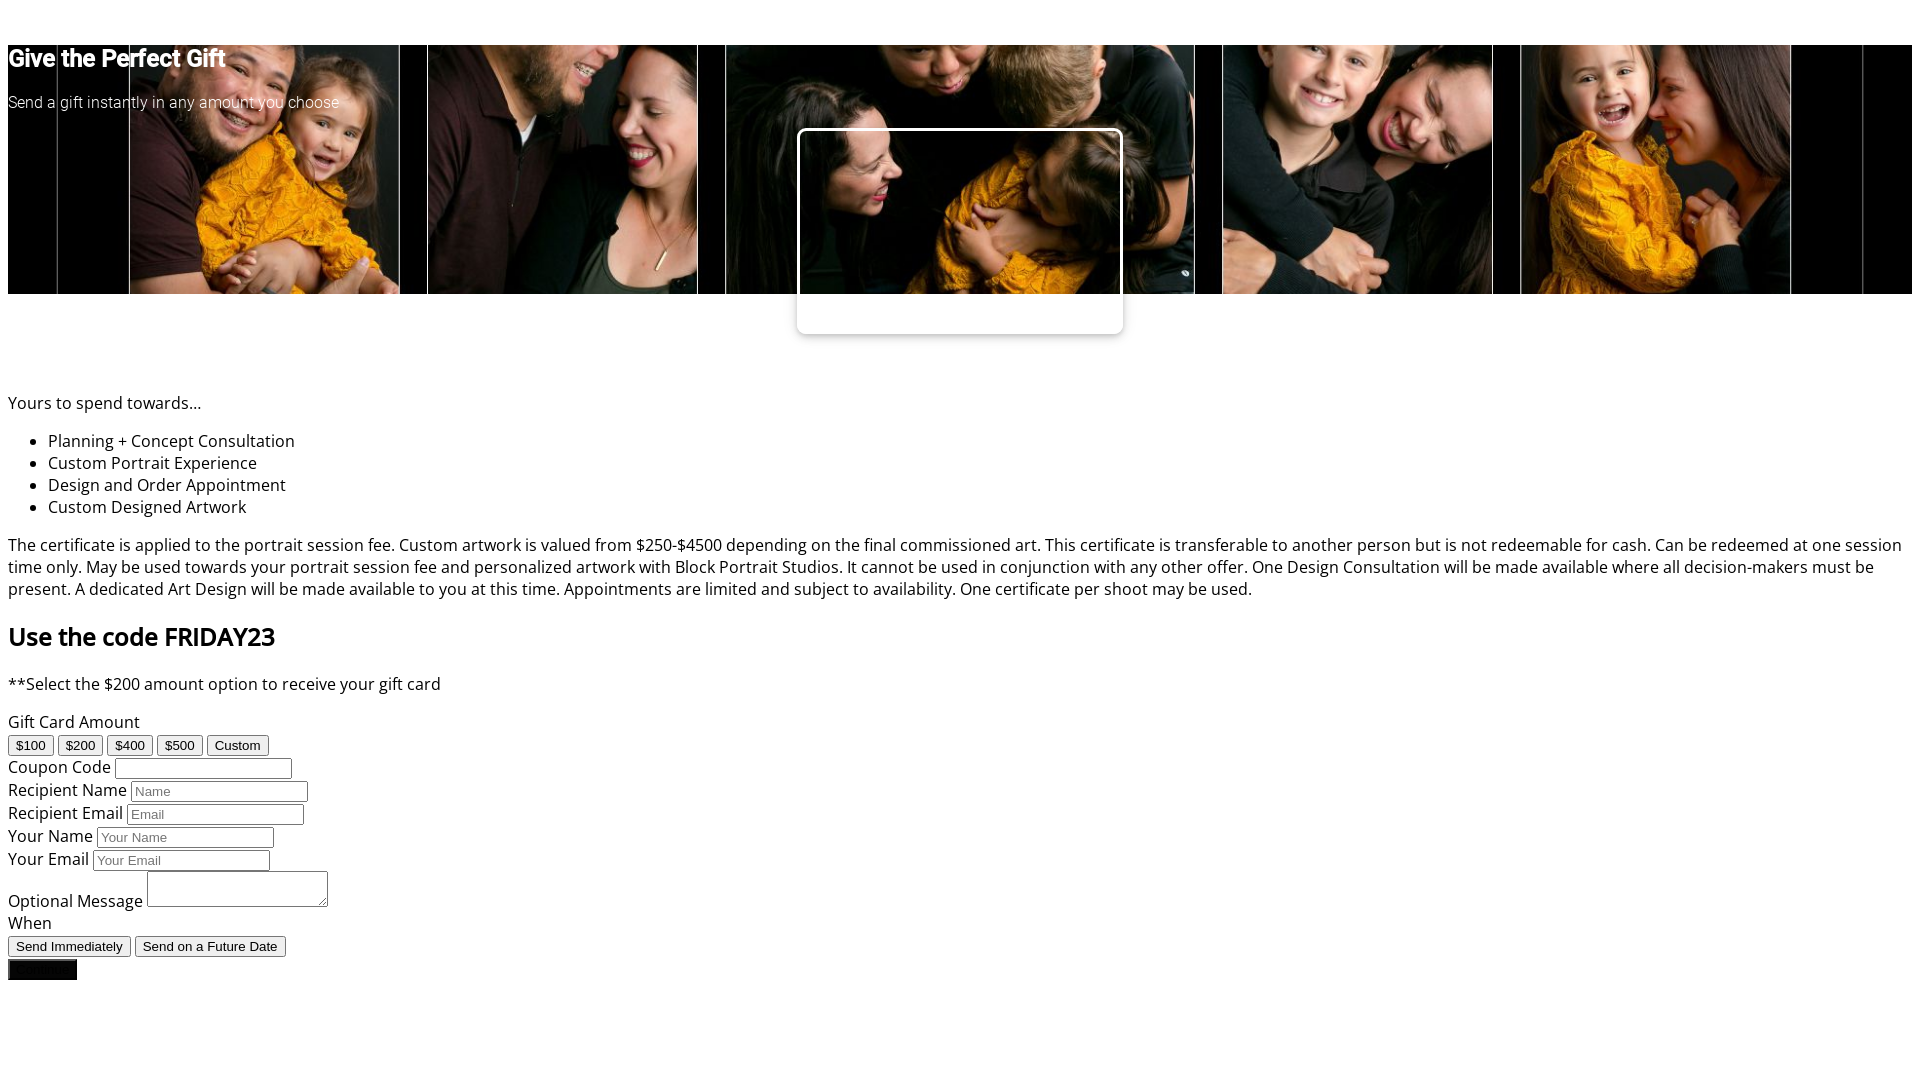 This screenshot has height=1080, width=1920. I want to click on 'Custom', so click(206, 745).